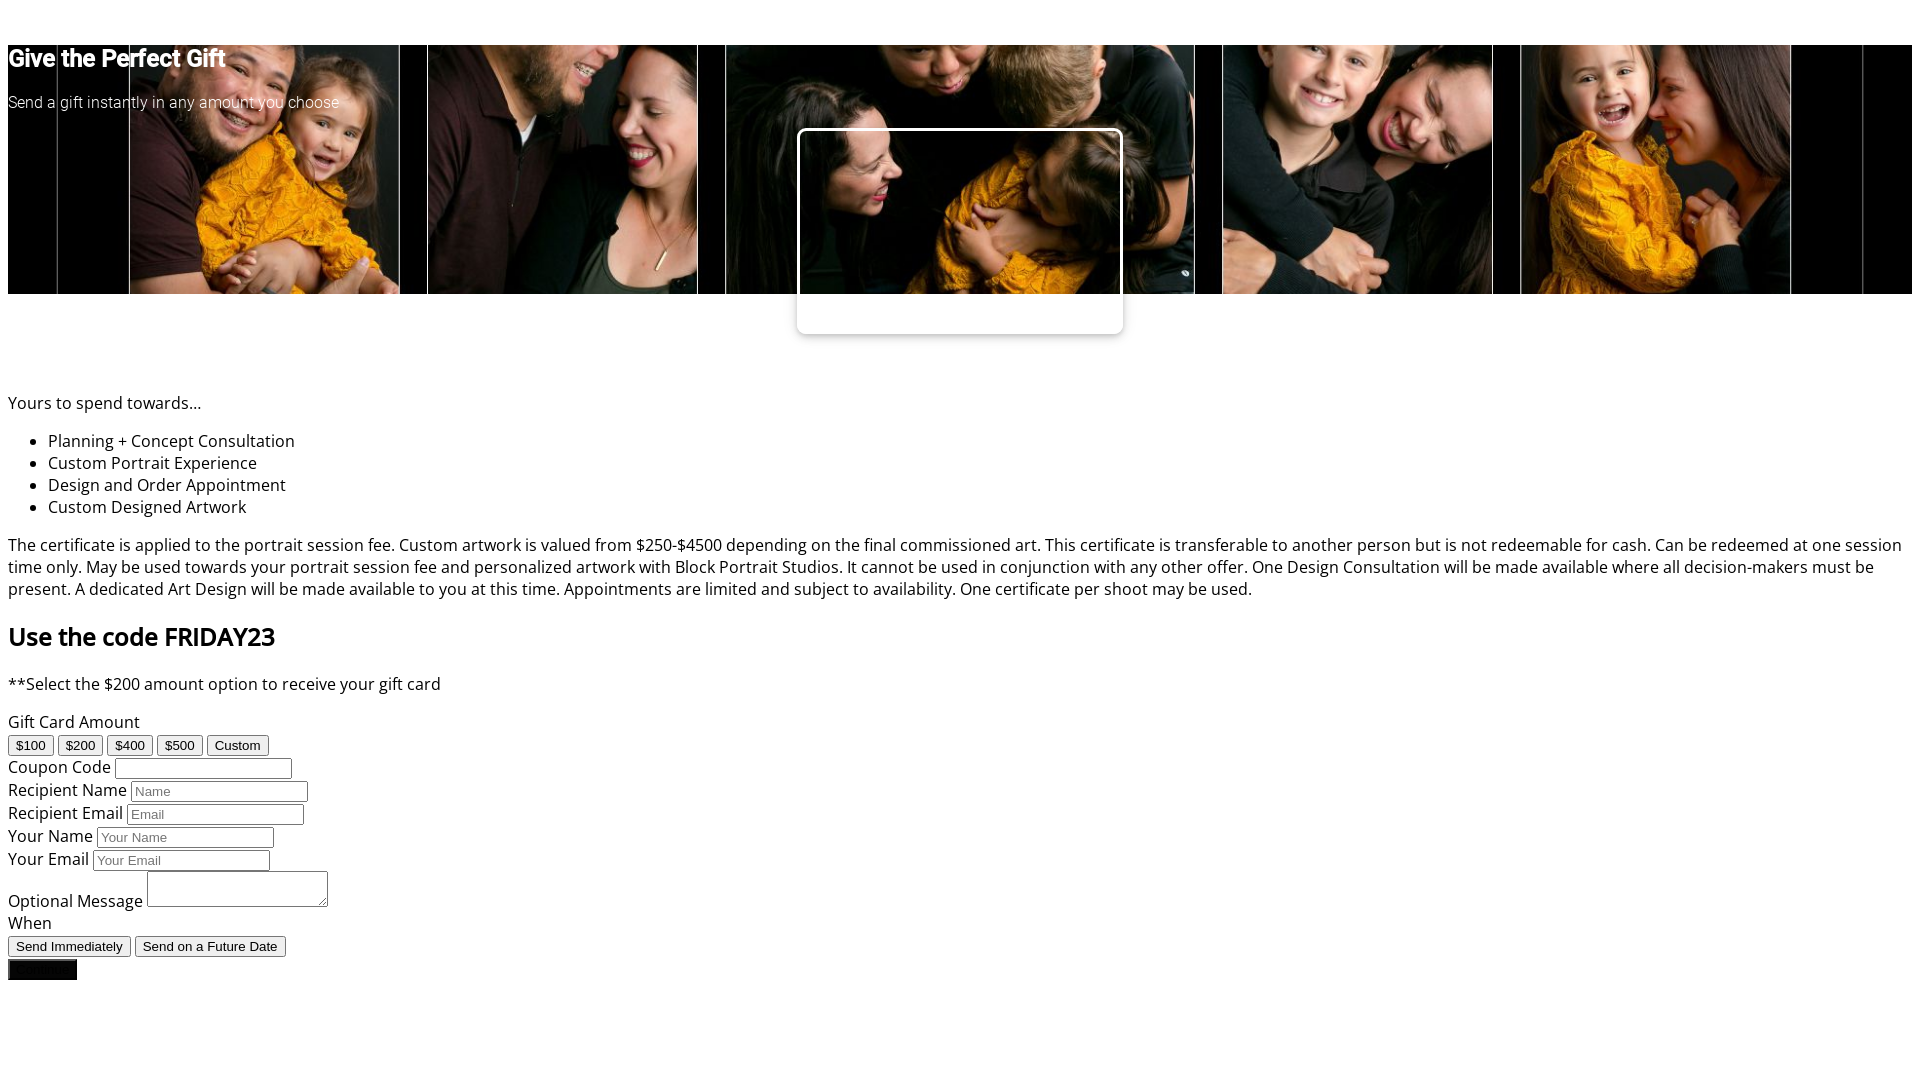 This screenshot has height=1080, width=1920. I want to click on 'Custom', so click(206, 745).